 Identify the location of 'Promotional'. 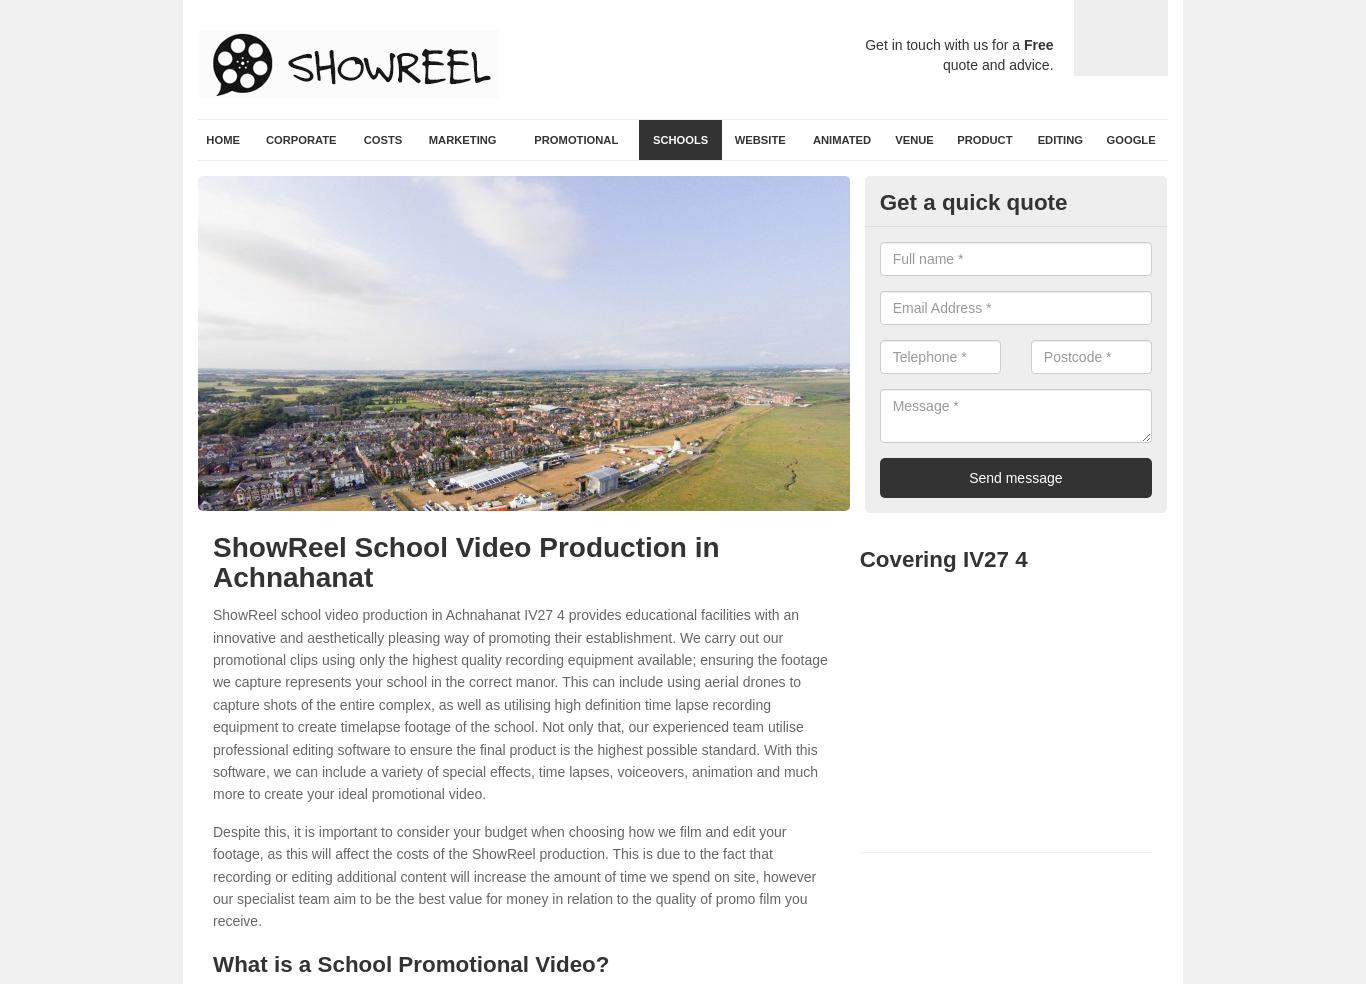
(575, 140).